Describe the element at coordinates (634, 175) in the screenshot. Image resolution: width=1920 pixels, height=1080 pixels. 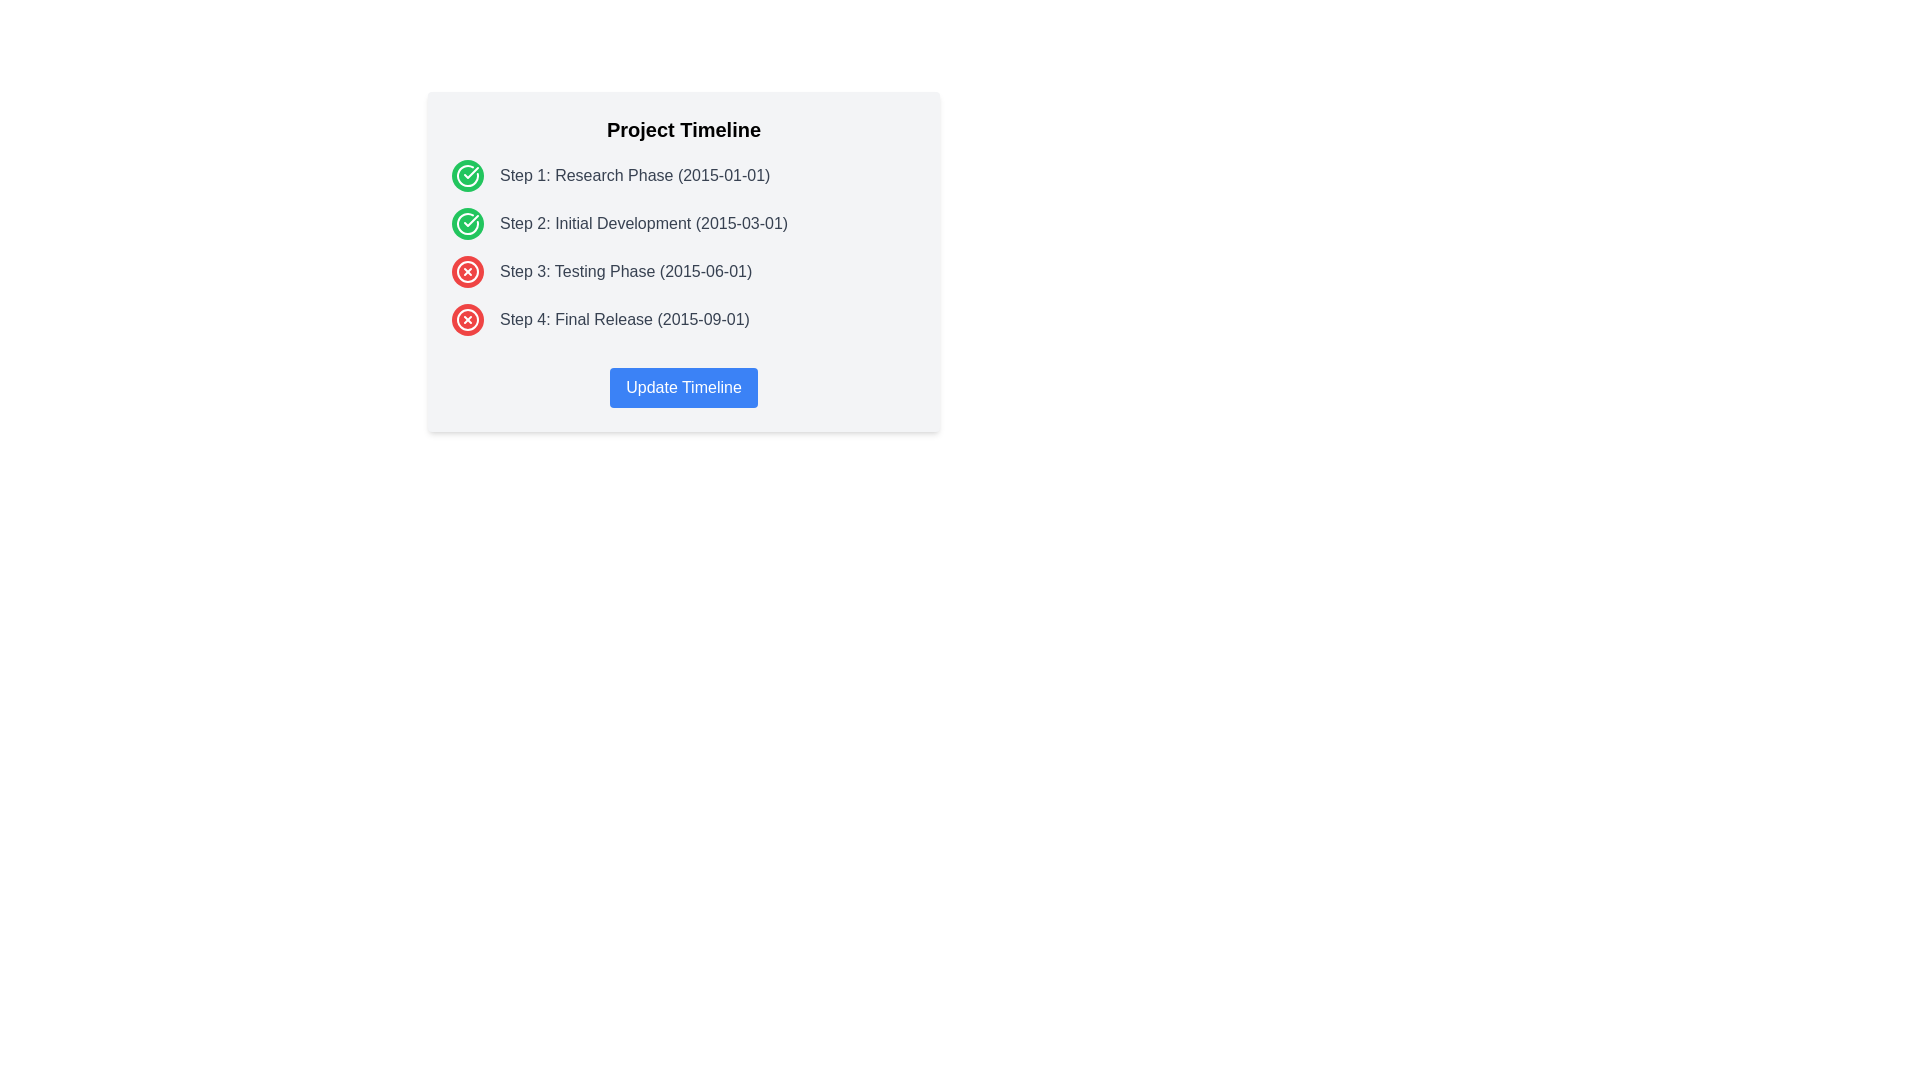
I see `the text element reading 'Step 1: Research Phase (2015-01-01)' which is styled with a gray font and is part of the first entry in the 'Project Timeline'` at that location.